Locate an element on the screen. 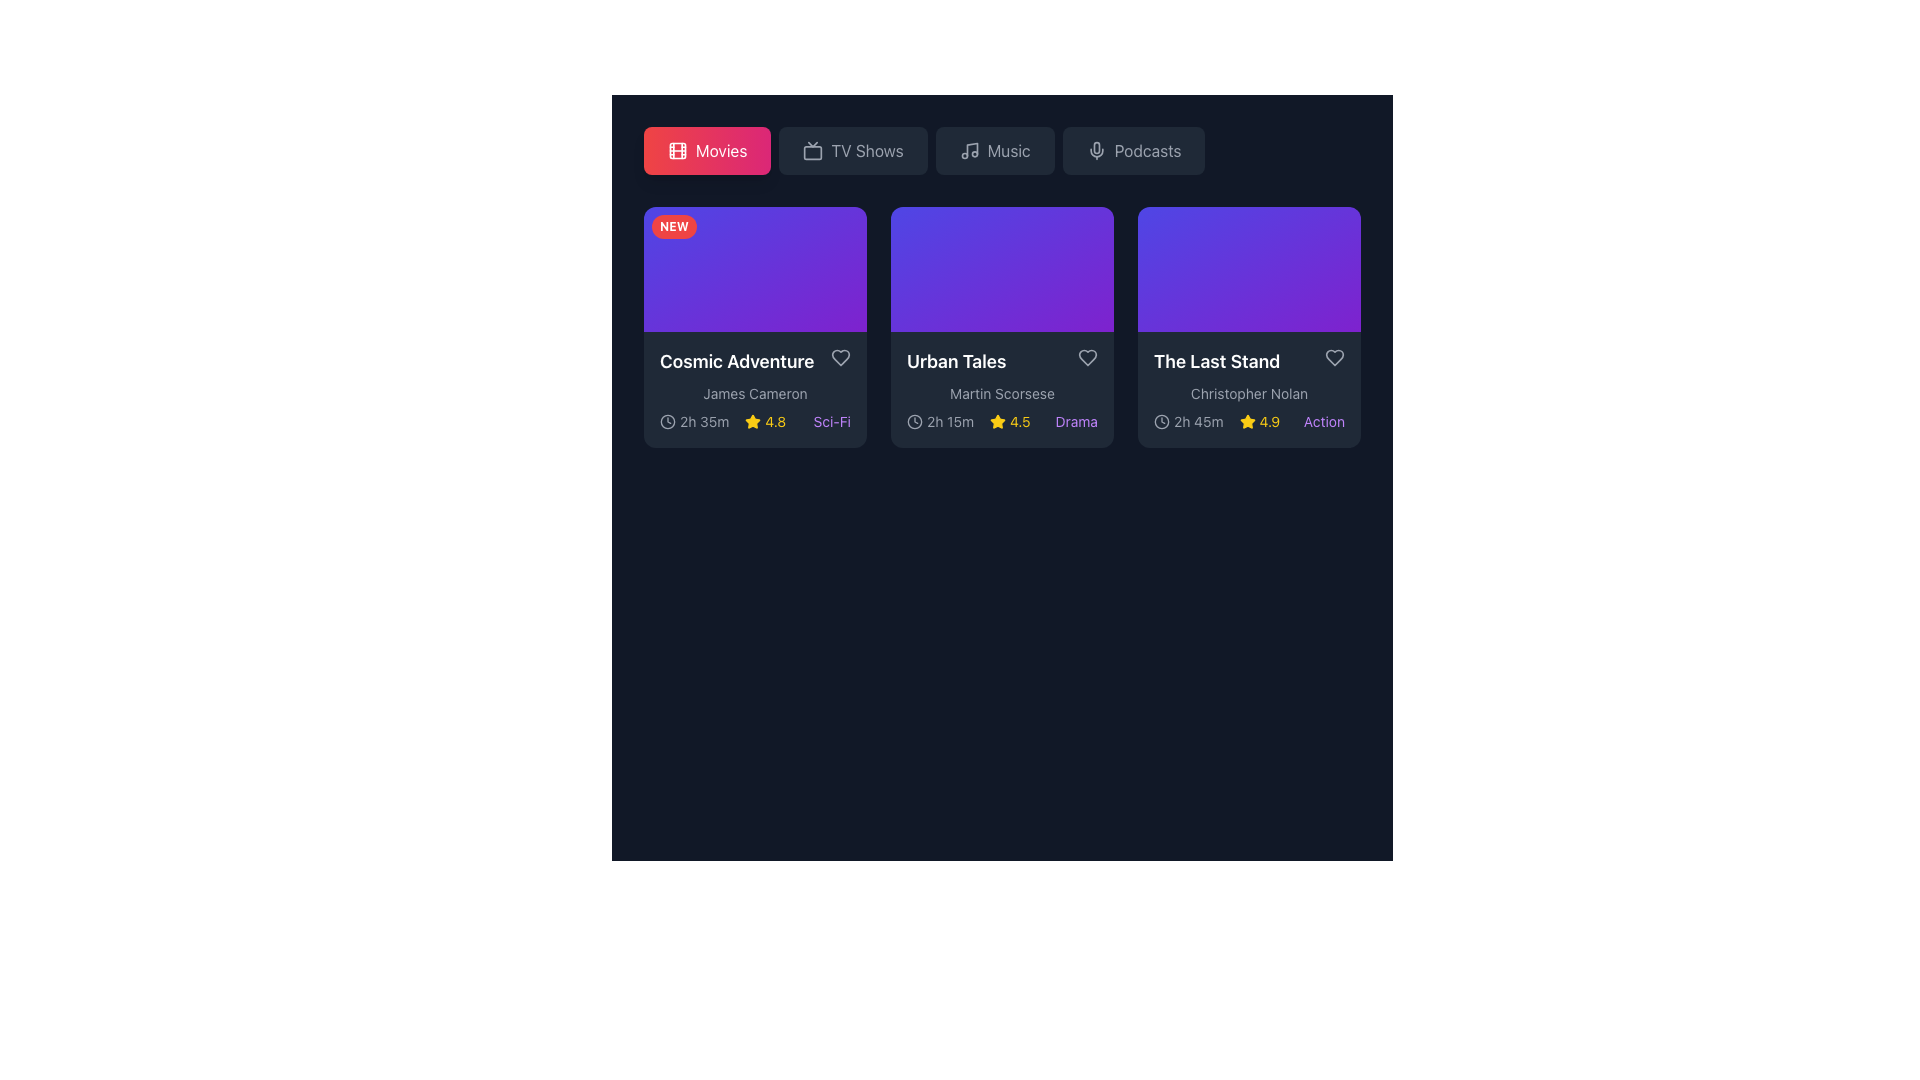  the 'Cosmic Adventure' text label, which is displayed in bold white font against a dark background, located within the first card of a horizontal list, adjacent to a heart icon is located at coordinates (754, 362).